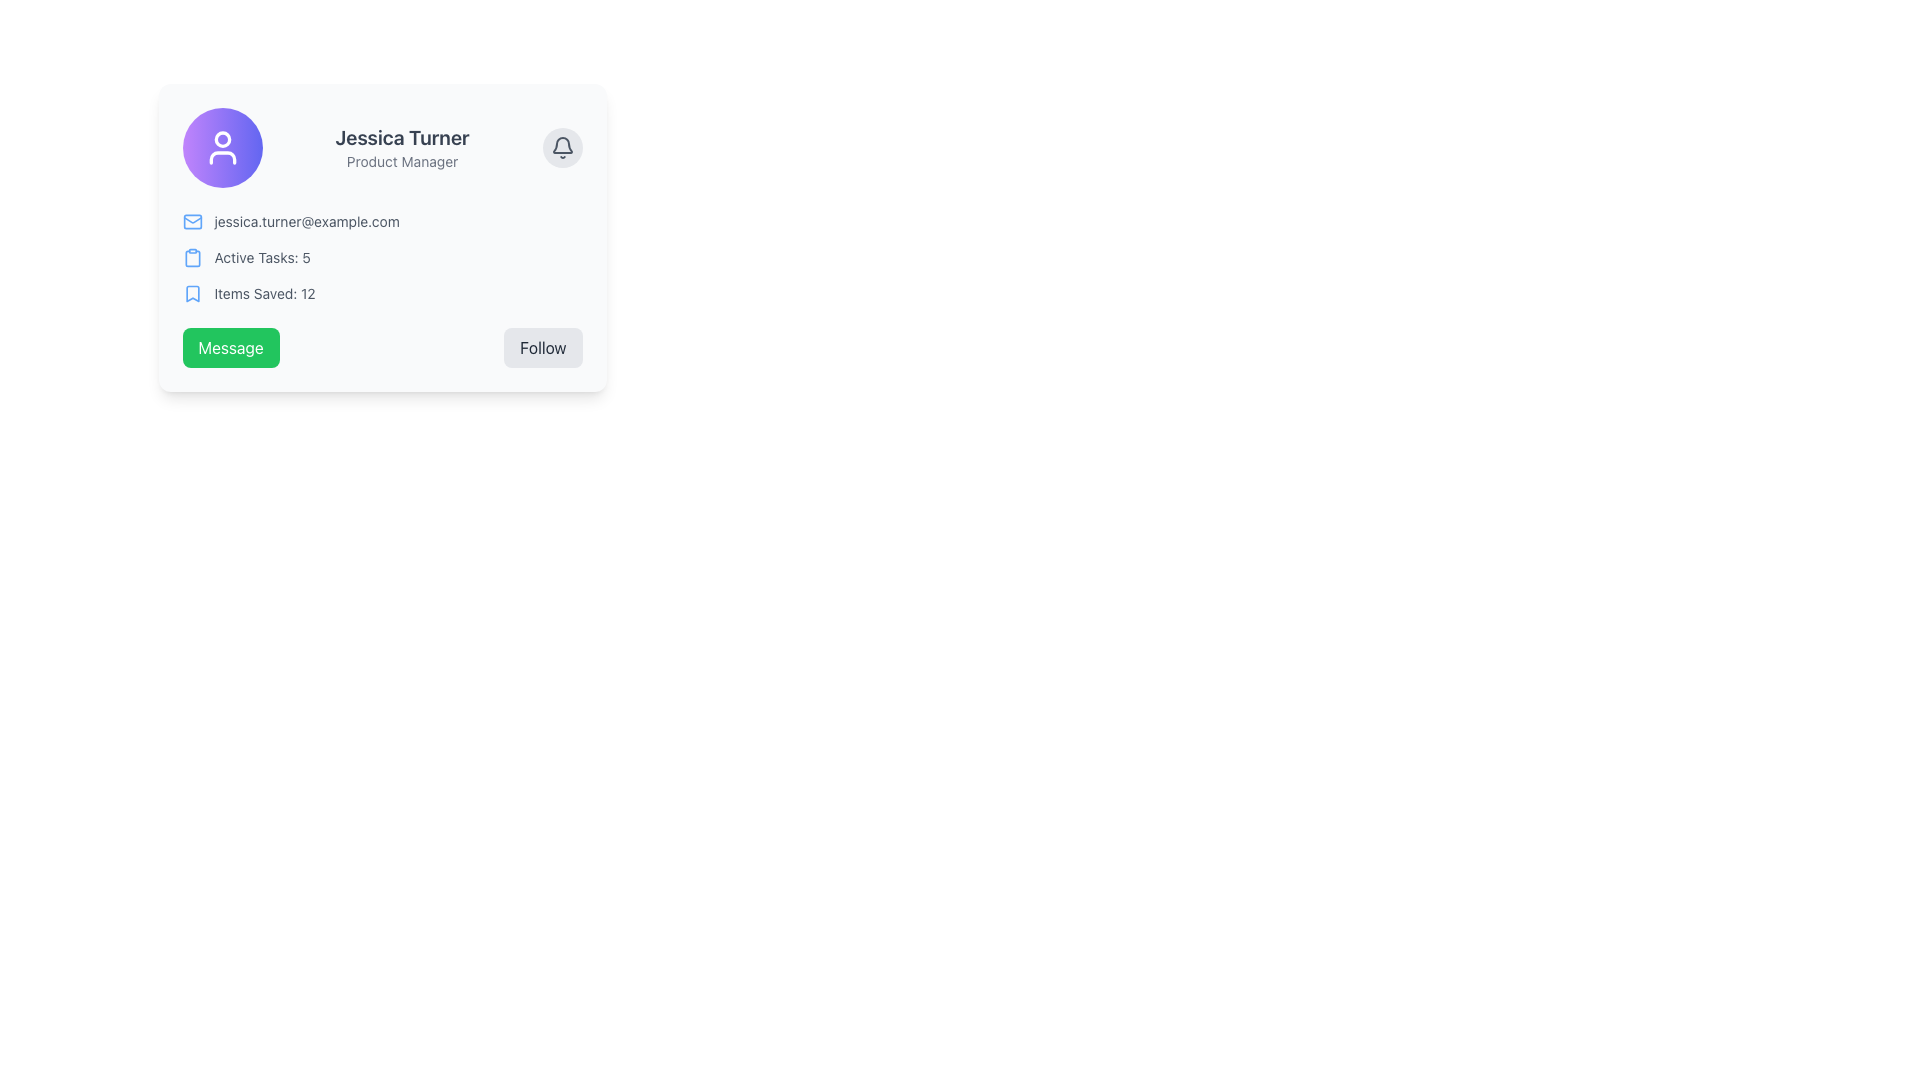 Image resolution: width=1920 pixels, height=1080 pixels. I want to click on the text label indicating the job title of 'Jessica Turner', so click(401, 161).